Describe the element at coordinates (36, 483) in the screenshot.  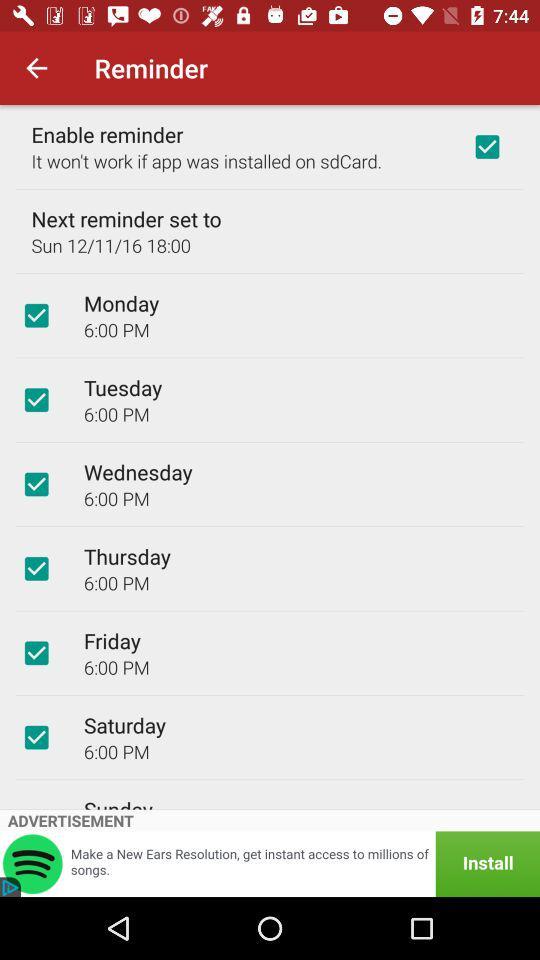
I see `choose wednesday button` at that location.